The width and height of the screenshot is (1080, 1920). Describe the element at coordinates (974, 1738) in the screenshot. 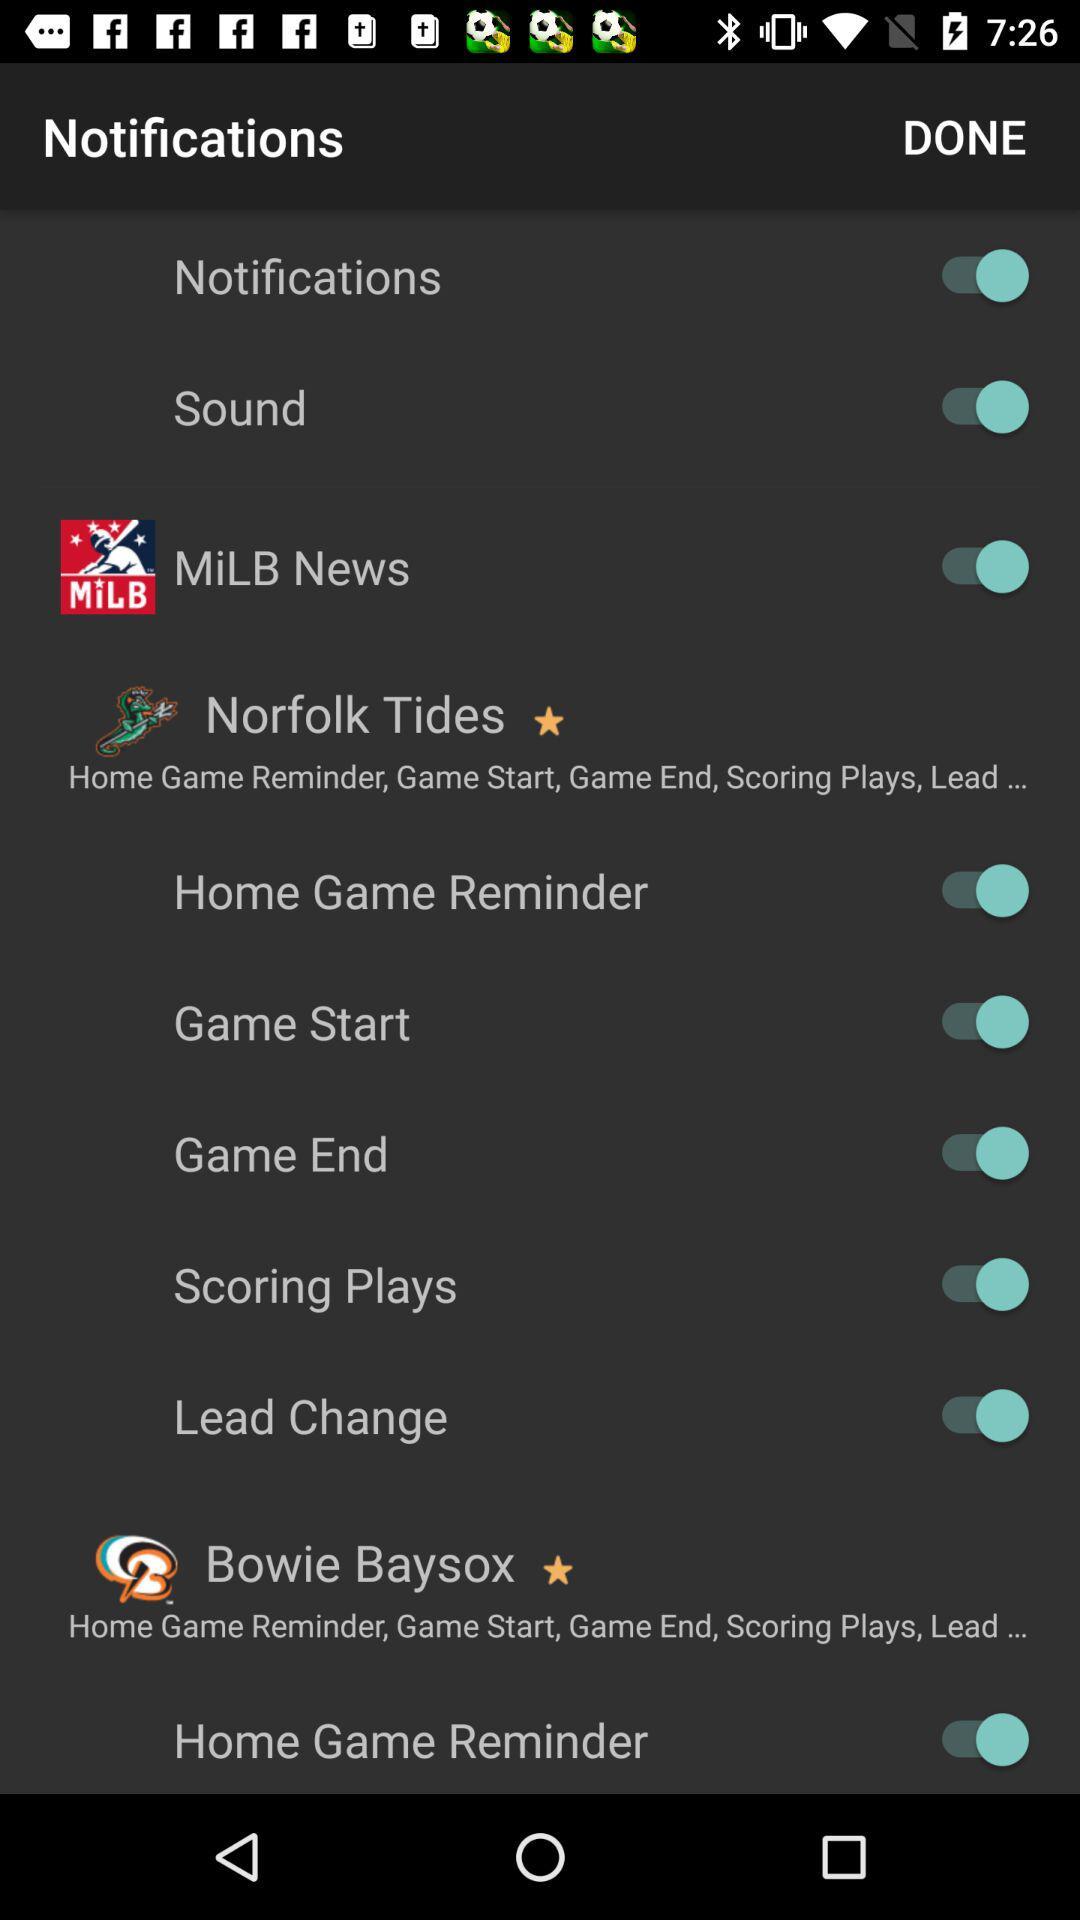

I see `reminder option` at that location.